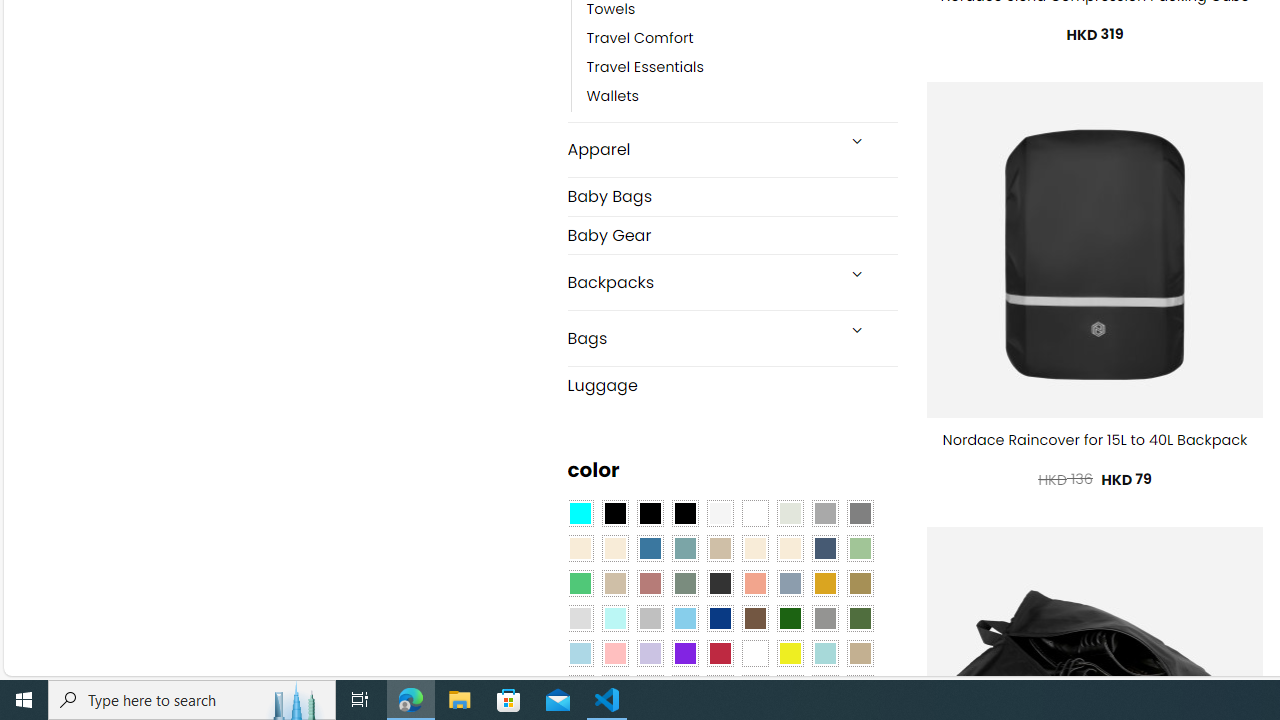  Describe the element at coordinates (614, 618) in the screenshot. I see `'Mint'` at that location.